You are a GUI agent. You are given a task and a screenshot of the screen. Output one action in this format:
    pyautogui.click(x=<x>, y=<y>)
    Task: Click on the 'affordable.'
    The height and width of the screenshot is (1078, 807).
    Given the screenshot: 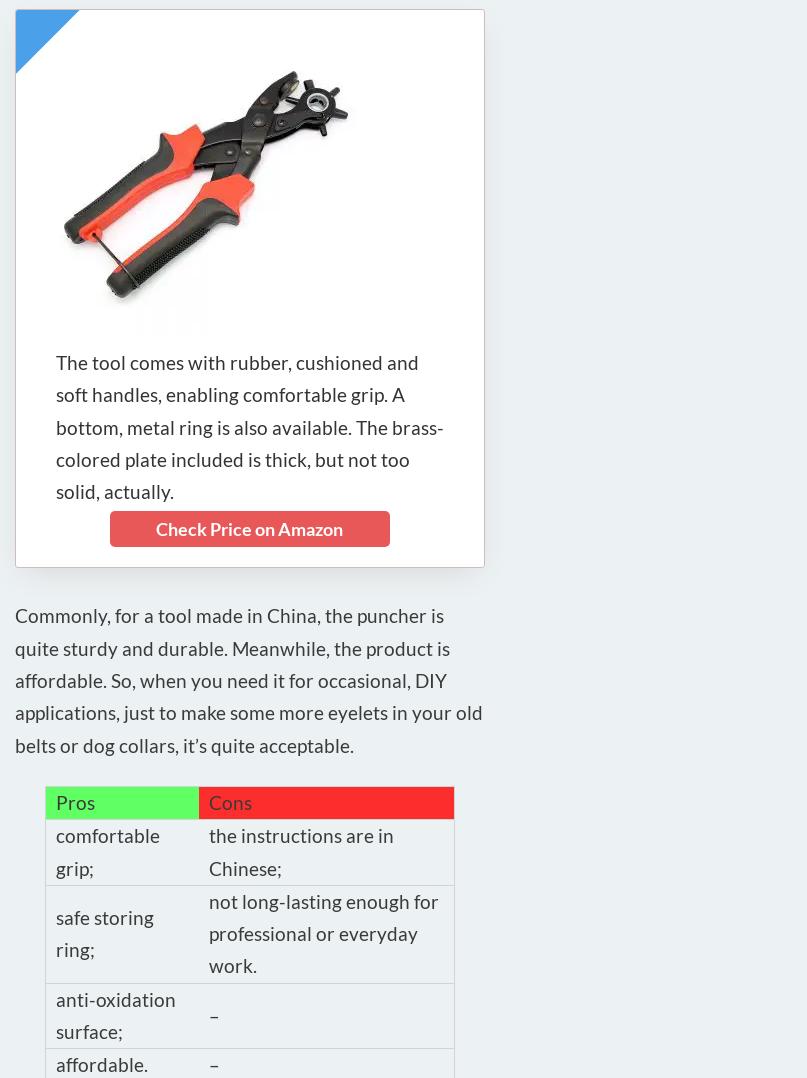 What is the action you would take?
    pyautogui.click(x=56, y=1064)
    